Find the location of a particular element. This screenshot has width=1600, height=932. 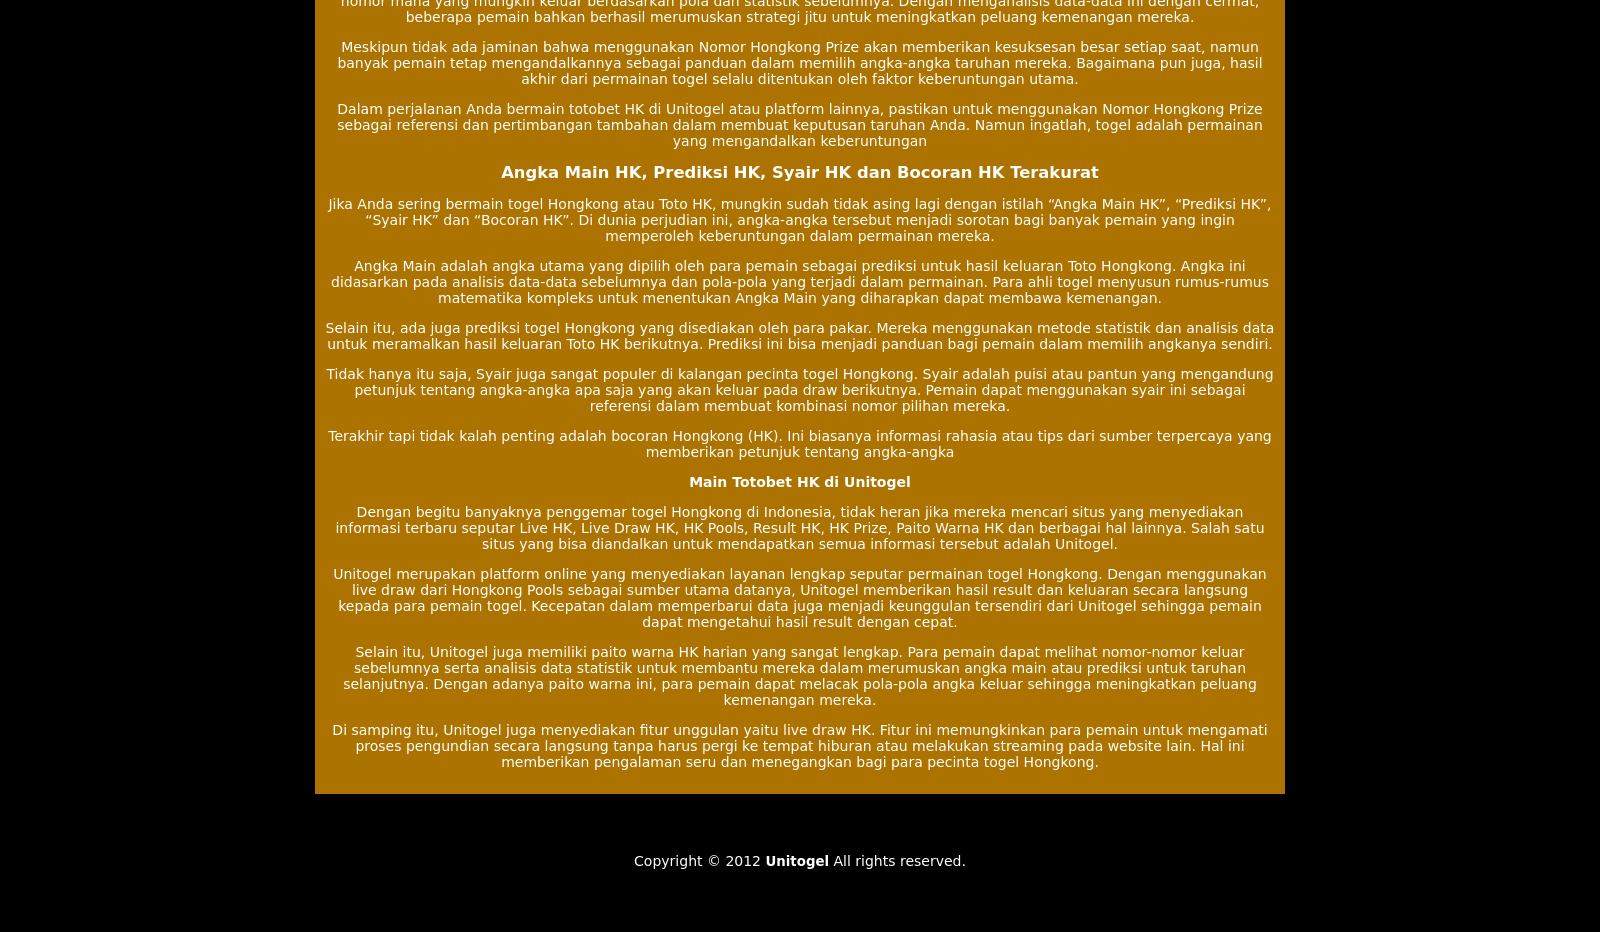

'Selain itu, Unitogel juga memiliki paito warna HK harian yang sangat lengkap. Para pemain dapat melihat nomor-nomor keluar sebelumnya serta analisis data statistik untuk membantu mereka dalam merumuskan angka main atau prediksi untuk taruhan selanjutnya. Dengan adanya paito warna ini, para pemain dapat melacak pola-pola angka keluar sehingga meningkatkan peluang kemenangan mereka.' is located at coordinates (799, 675).